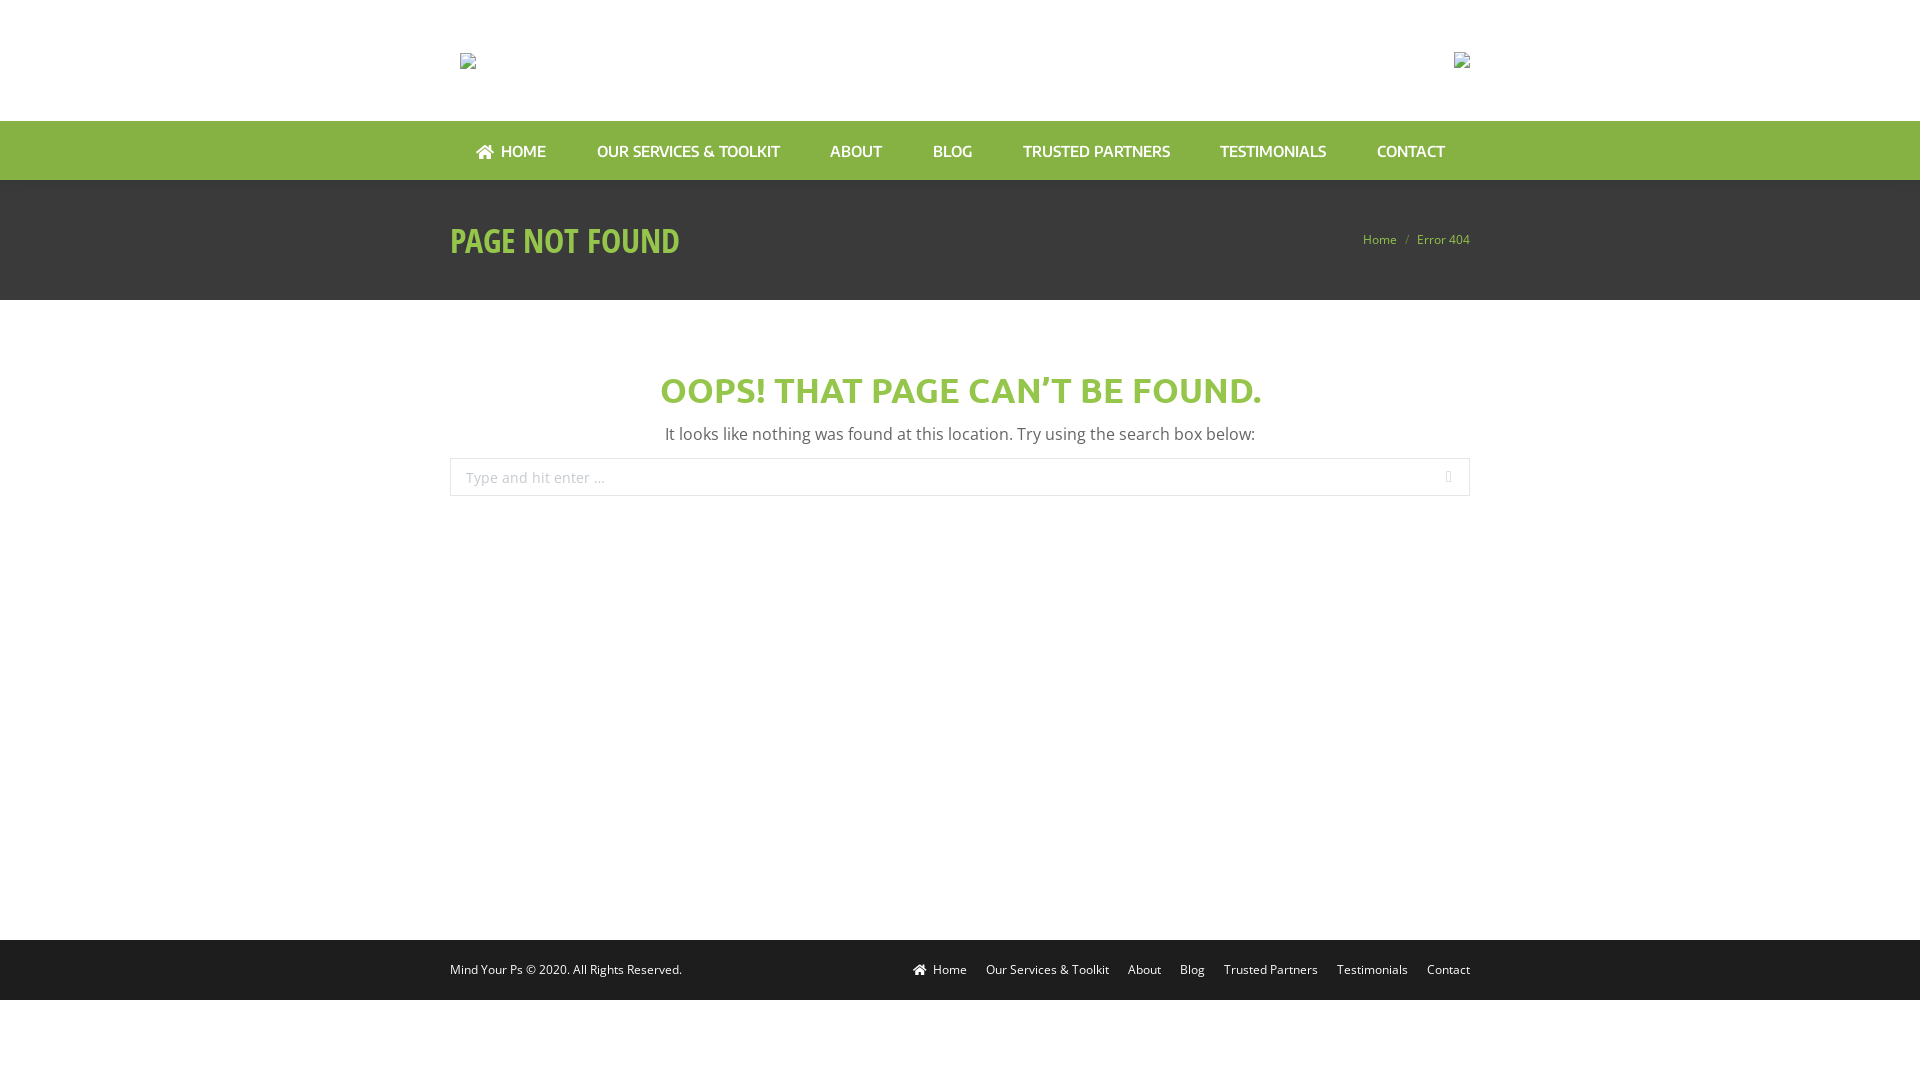 This screenshot has height=1080, width=1920. I want to click on 'BLOG', so click(951, 150).